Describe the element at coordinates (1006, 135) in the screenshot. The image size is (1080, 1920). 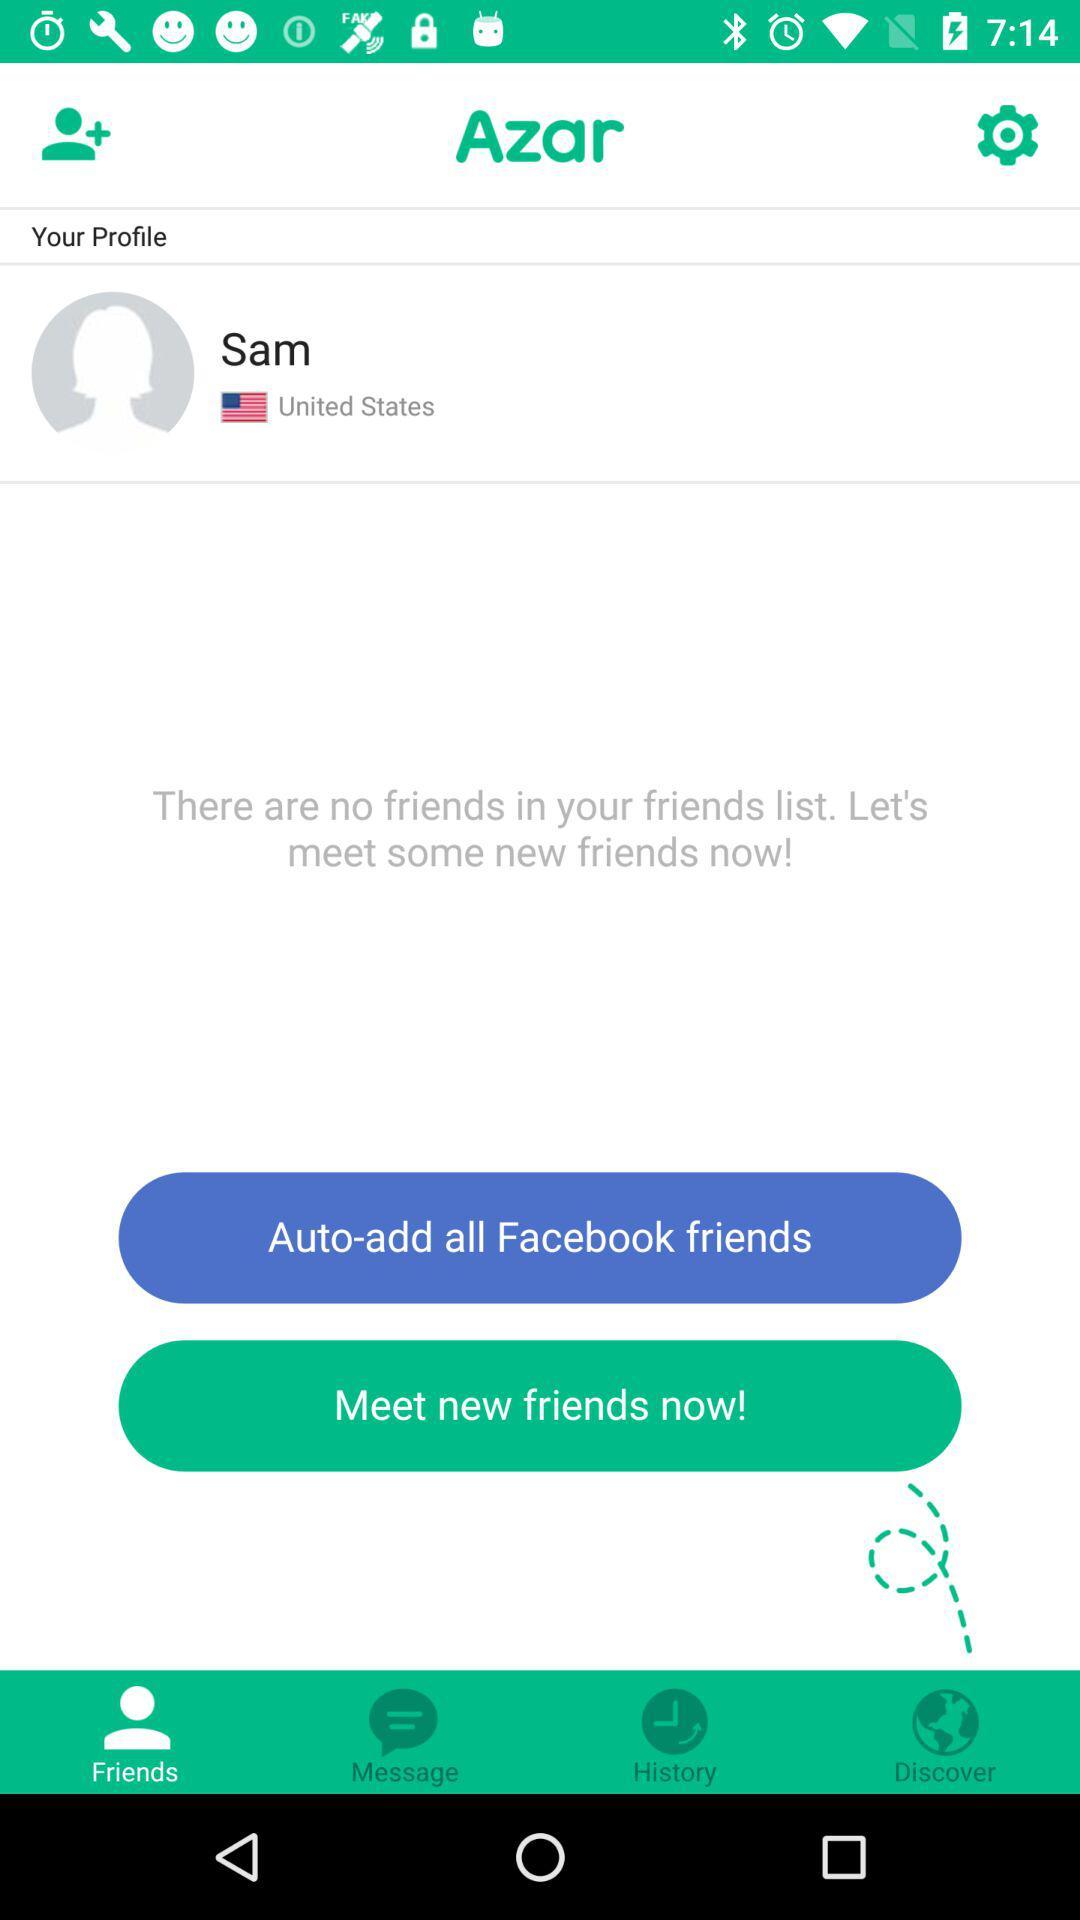
I see `app settings` at that location.